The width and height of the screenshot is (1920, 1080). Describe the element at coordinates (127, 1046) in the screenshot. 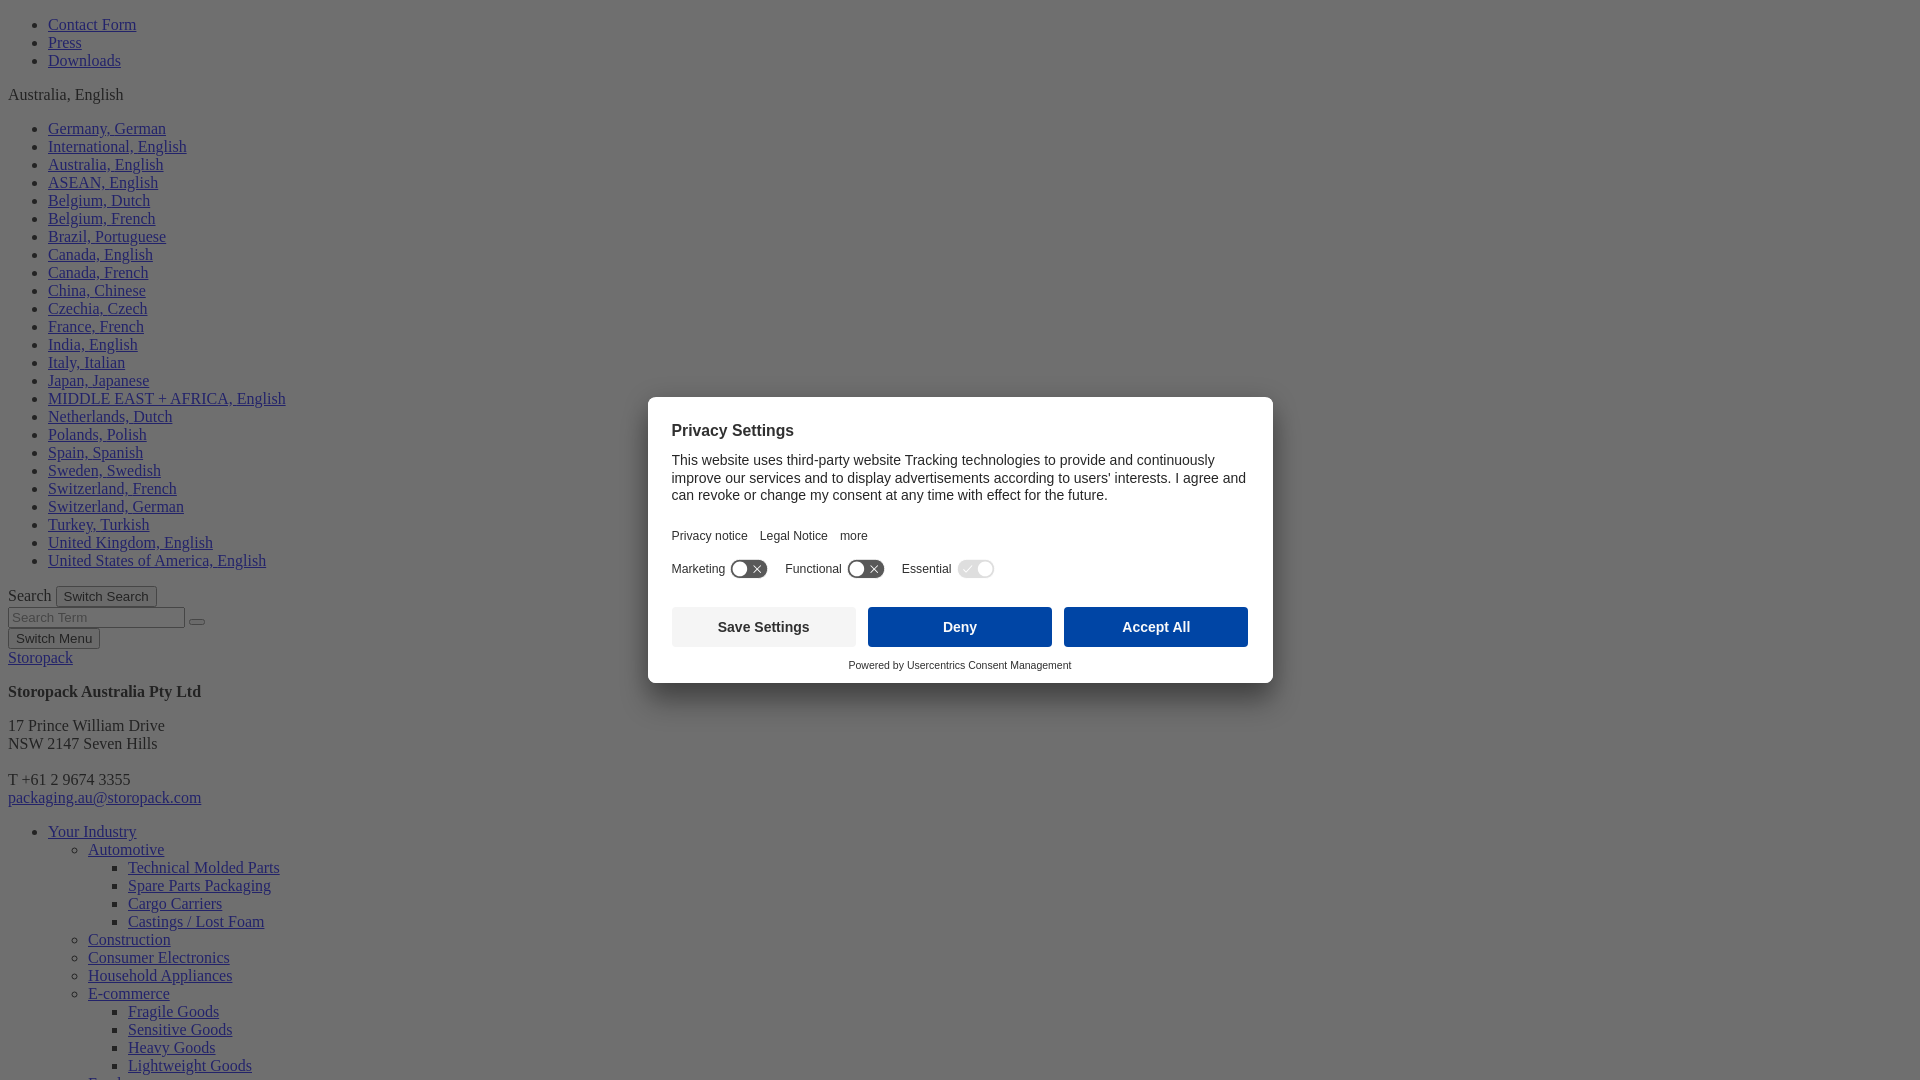

I see `'Heavy Goods'` at that location.